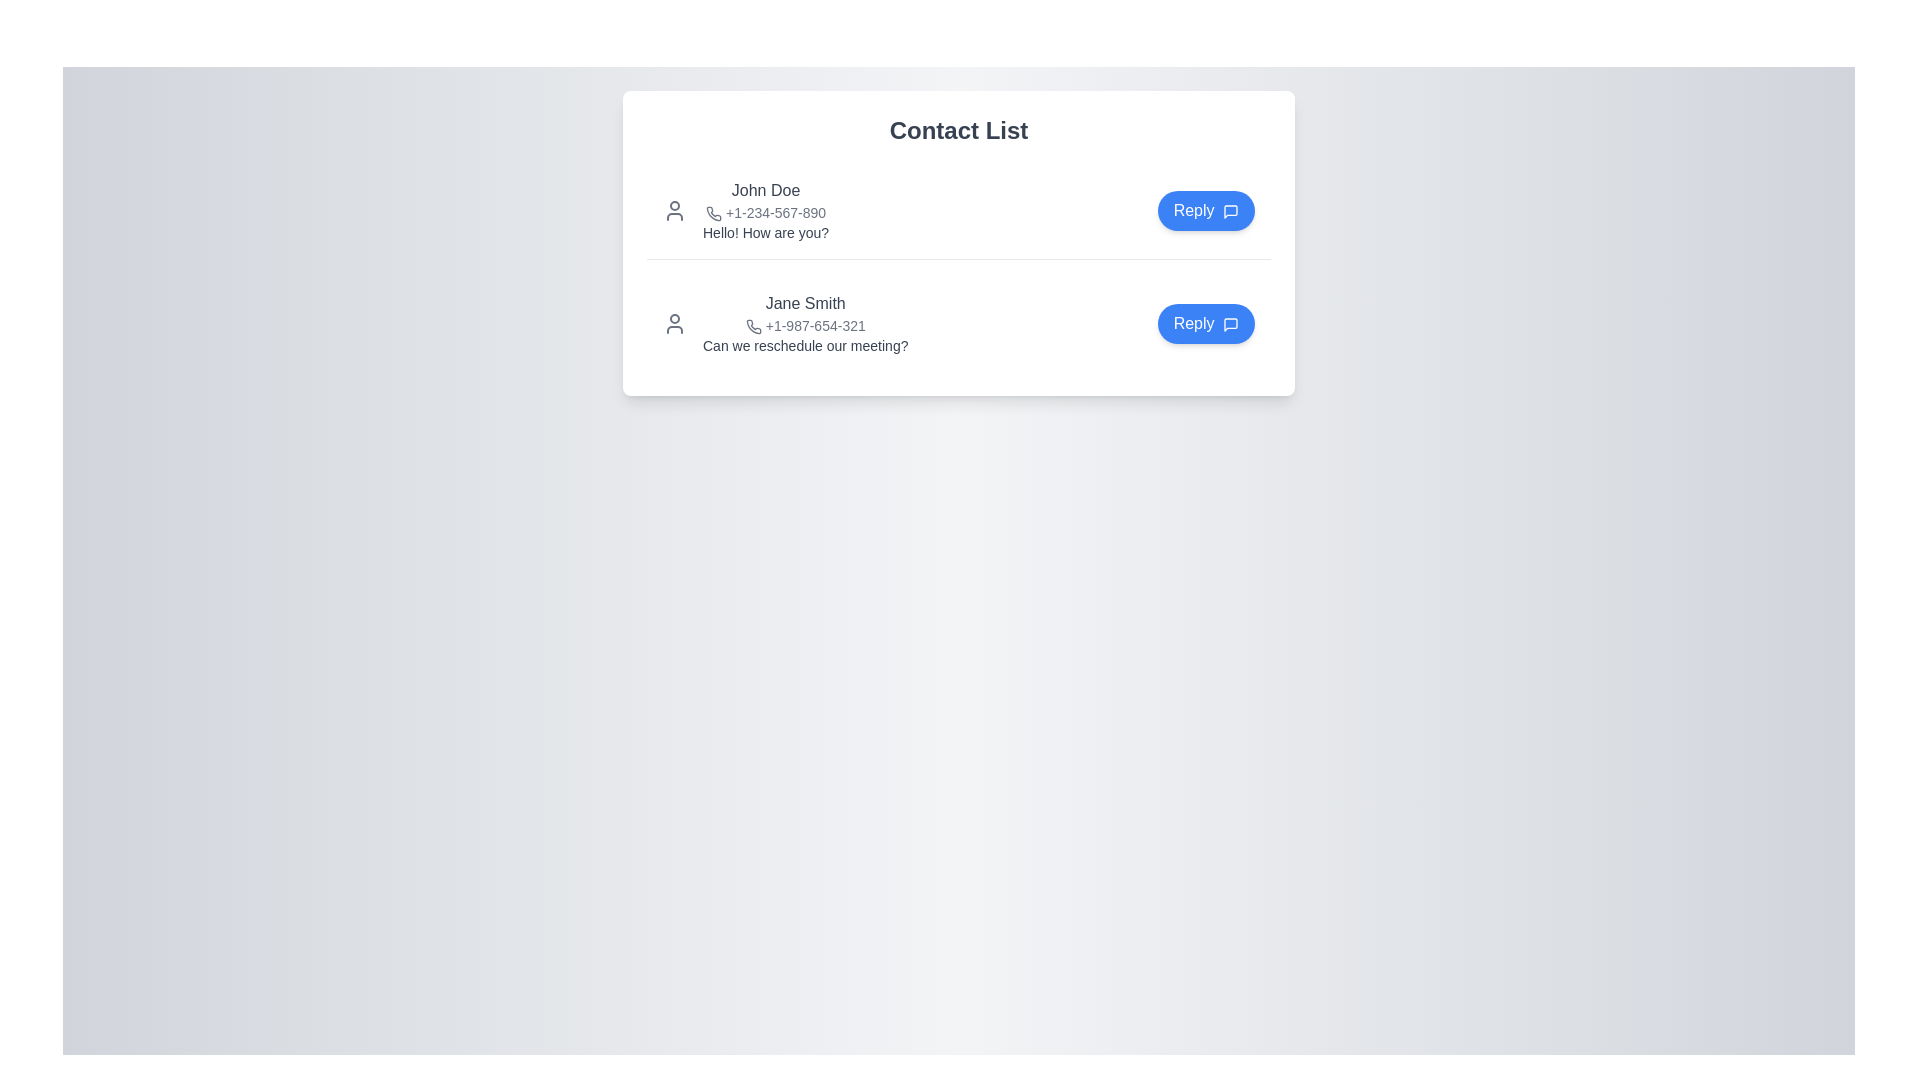 The image size is (1920, 1080). I want to click on the phone number '+1-234-567-890' displayed in small gray font next to the phone icon on the contact card for 'John Doe', so click(765, 212).